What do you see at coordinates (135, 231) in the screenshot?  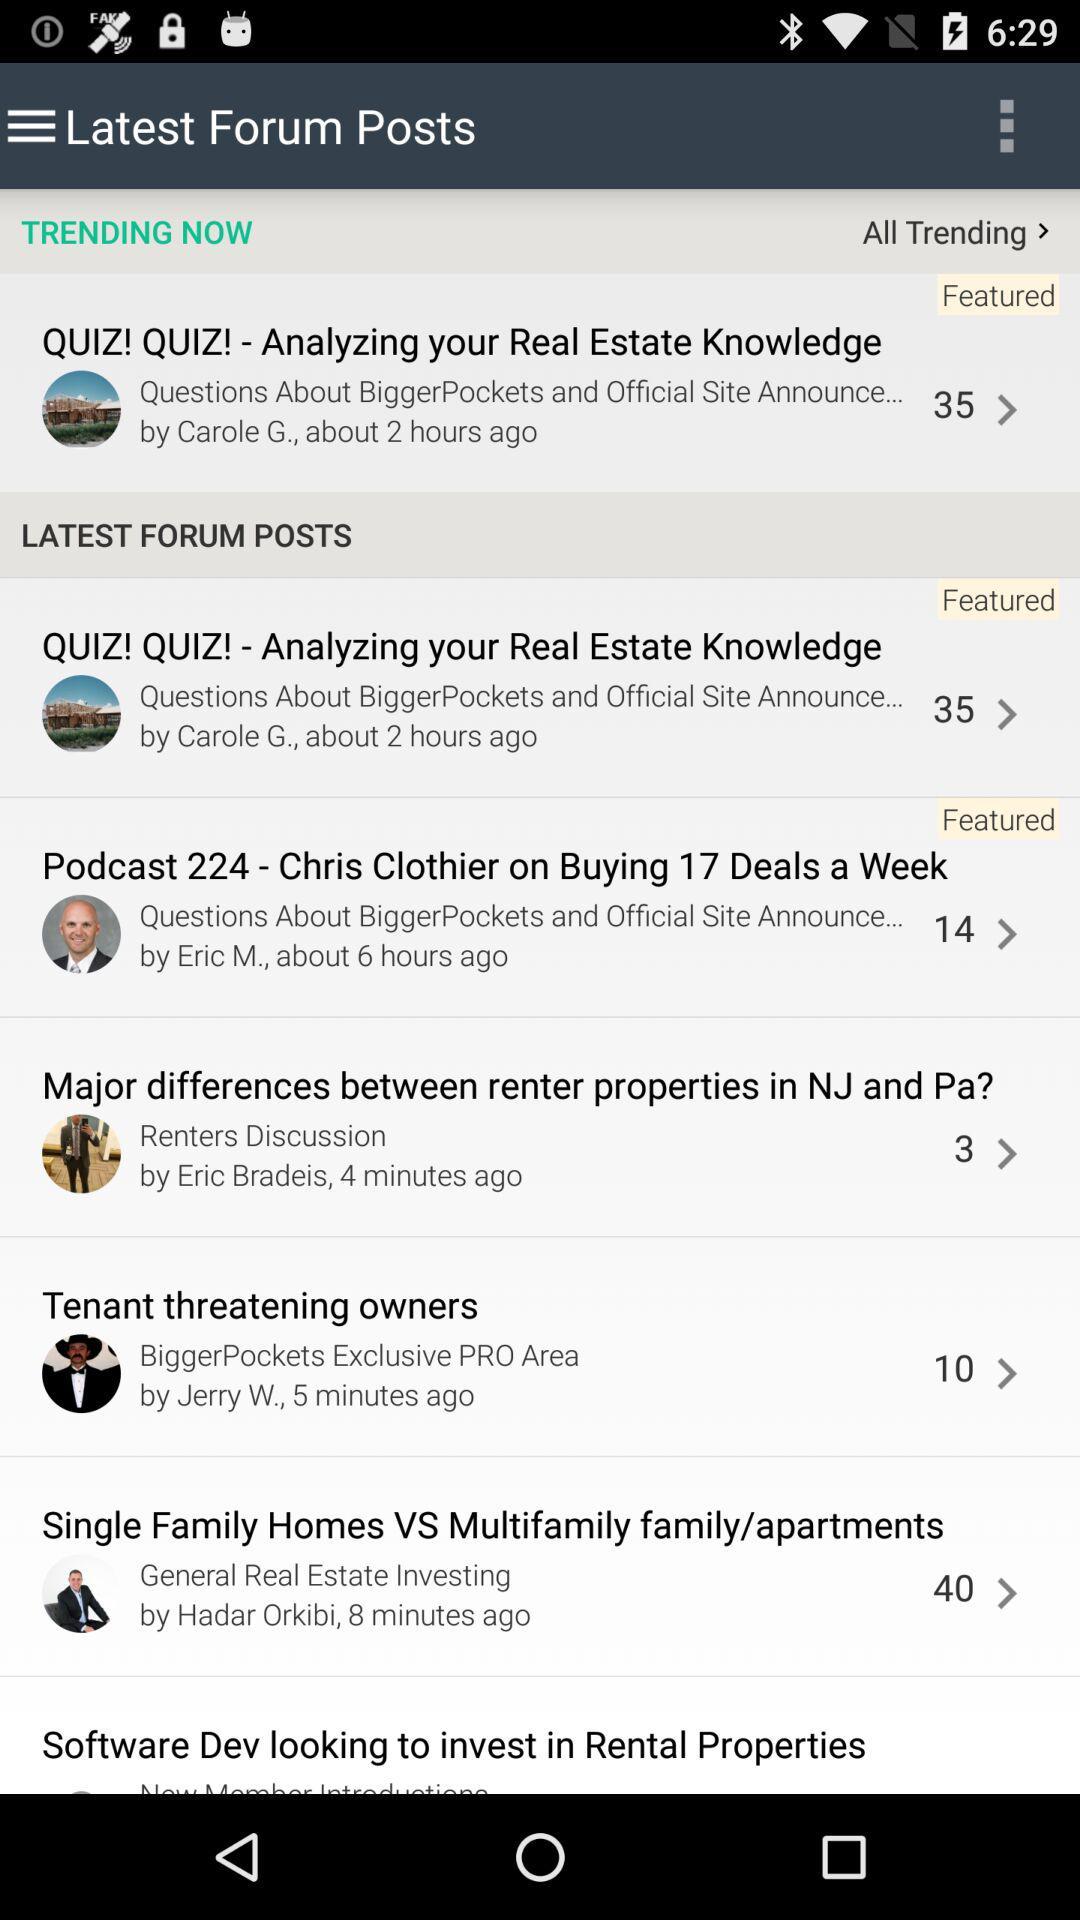 I see `app above quiz quiz analyzing item` at bounding box center [135, 231].